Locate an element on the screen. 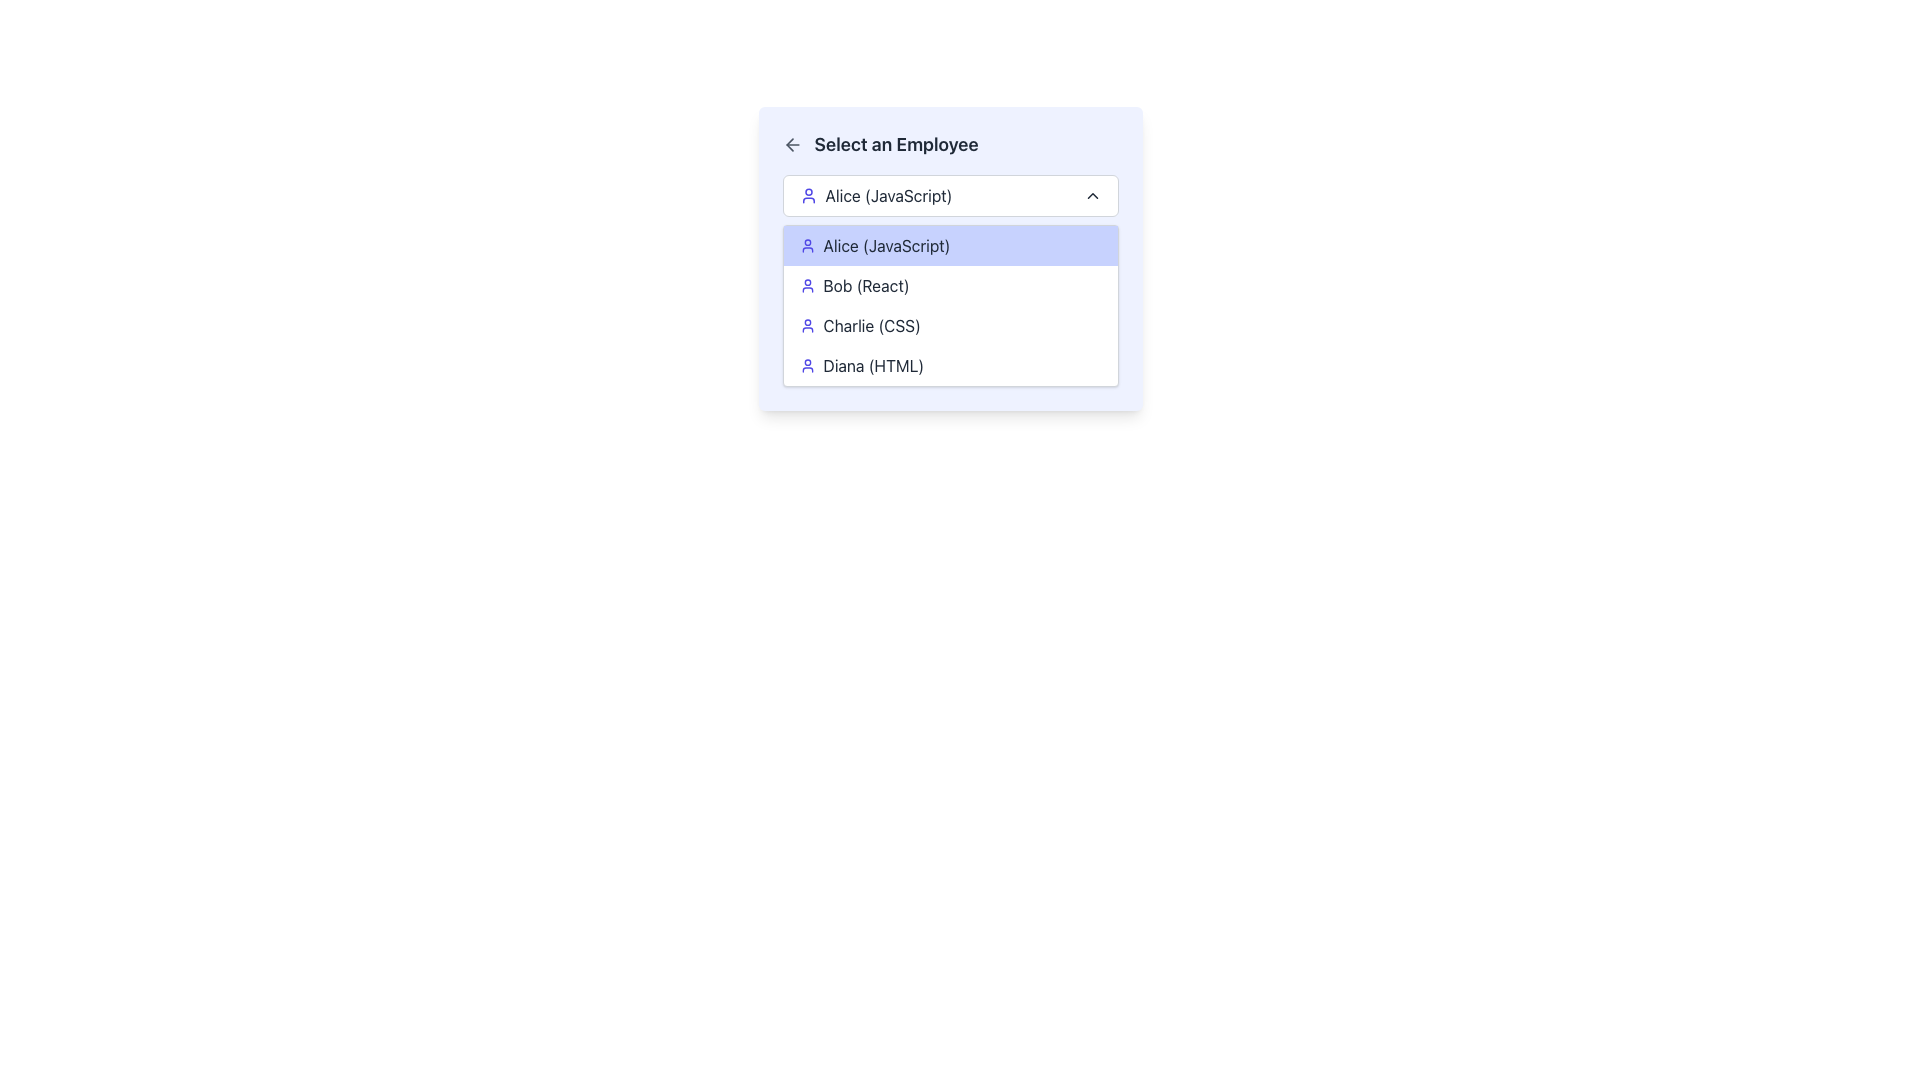 The image size is (1920, 1080). the user profile icon, which is a line drawing of a person with a circular head and shoulders, styled in indigo color, located to the left of the text 'Alice (JavaScript)' in the dropdown 'Select an Employee' is located at coordinates (808, 196).